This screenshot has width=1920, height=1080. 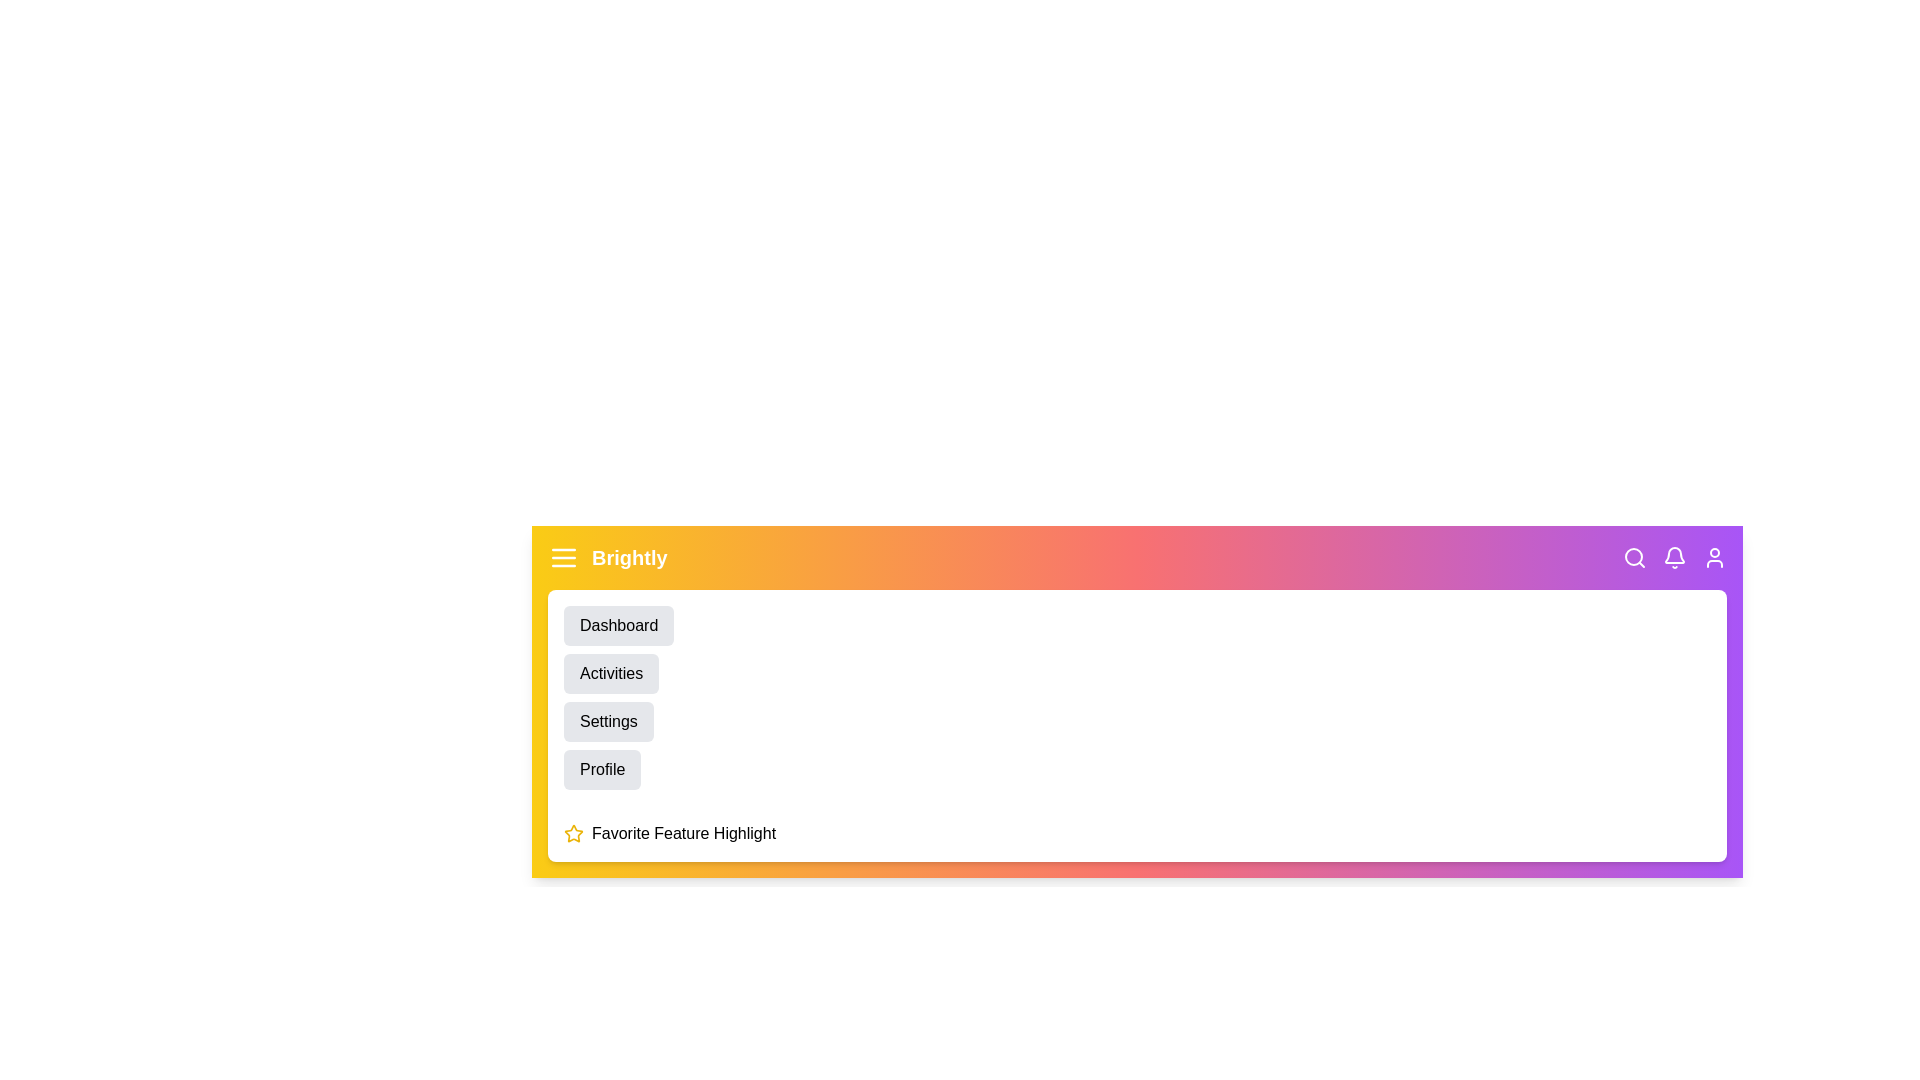 I want to click on the 'Profile' menu item, so click(x=600, y=769).